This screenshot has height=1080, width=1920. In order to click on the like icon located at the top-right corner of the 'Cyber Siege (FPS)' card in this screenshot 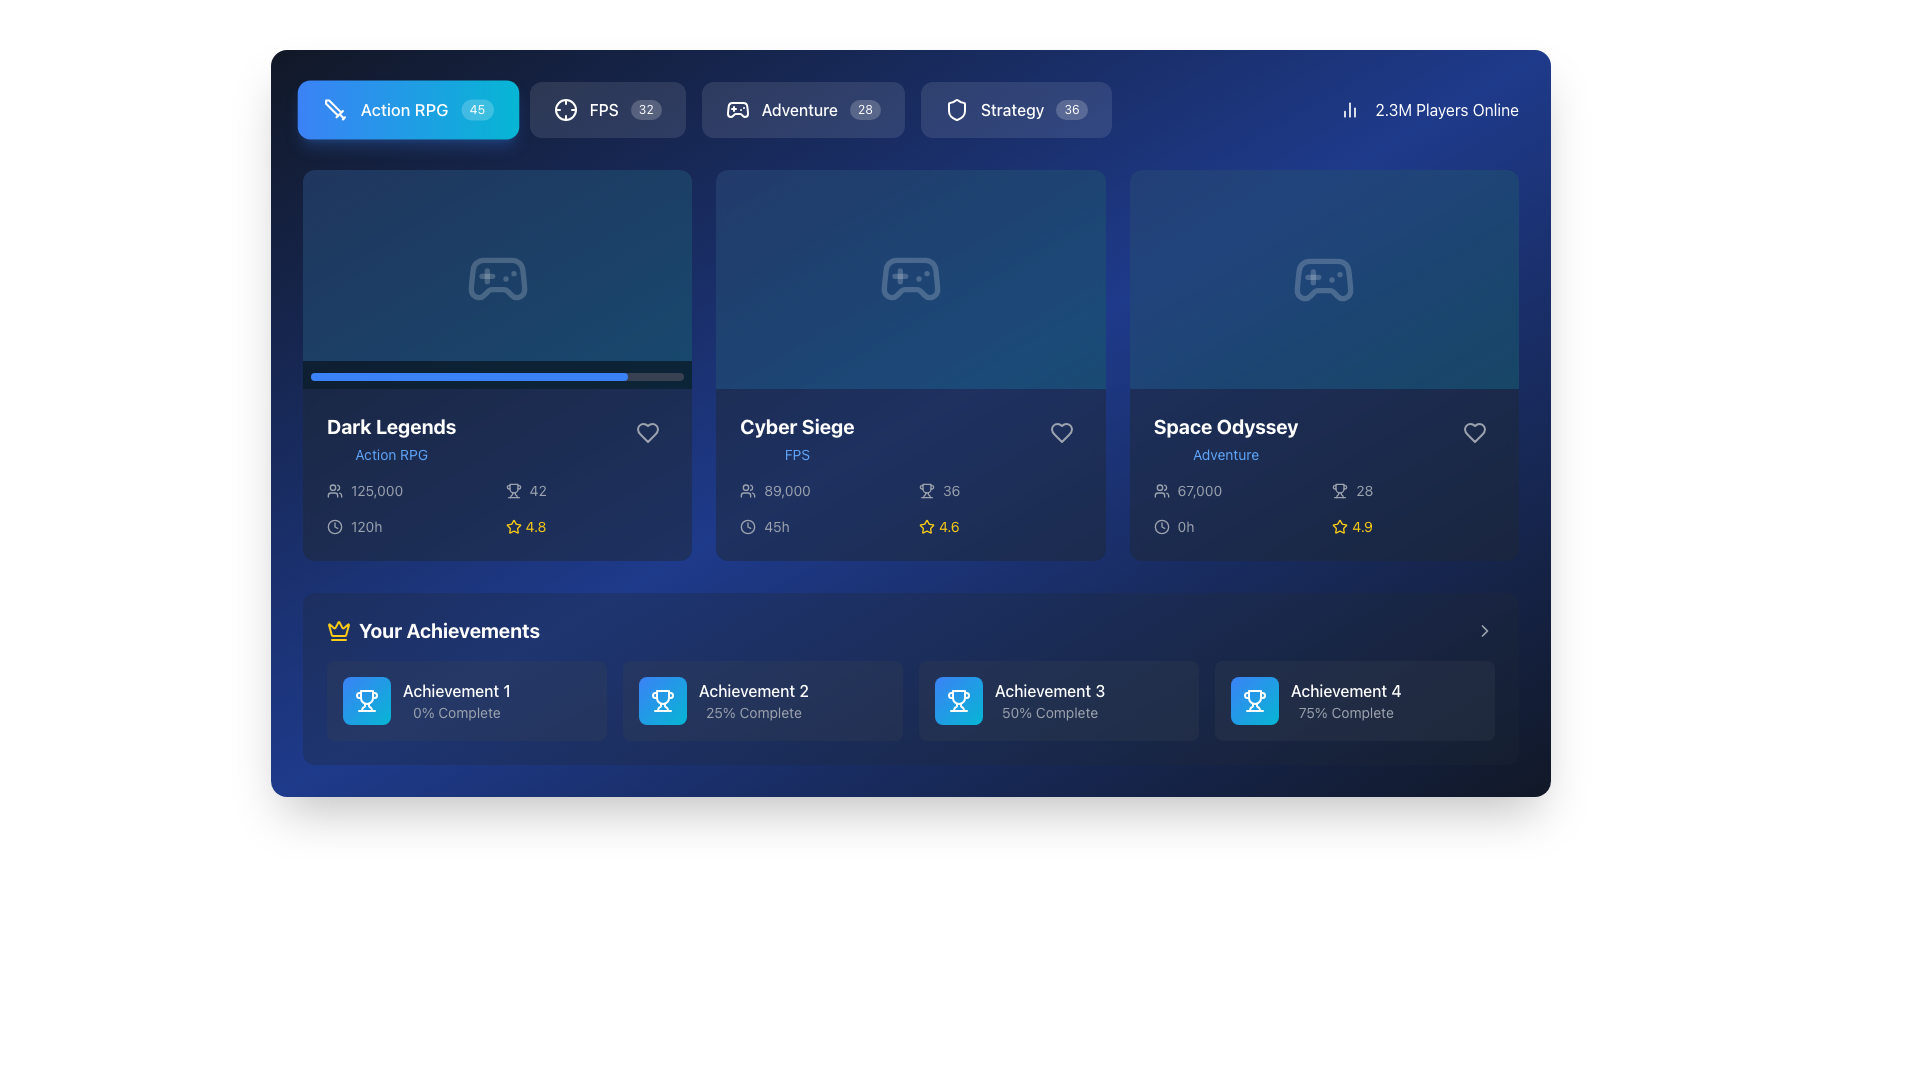, I will do `click(1060, 431)`.